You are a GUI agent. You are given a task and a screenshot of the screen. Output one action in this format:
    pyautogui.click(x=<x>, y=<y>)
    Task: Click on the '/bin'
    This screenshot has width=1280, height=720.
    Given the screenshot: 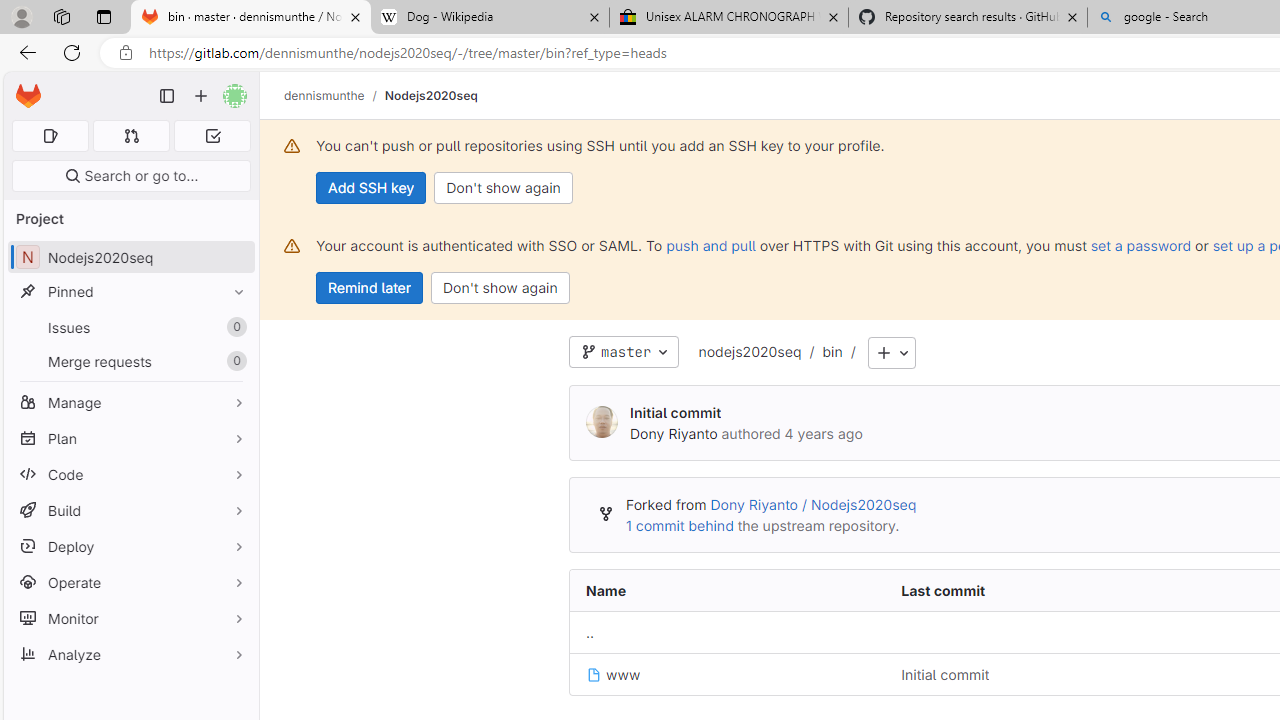 What is the action you would take?
    pyautogui.click(x=822, y=352)
    